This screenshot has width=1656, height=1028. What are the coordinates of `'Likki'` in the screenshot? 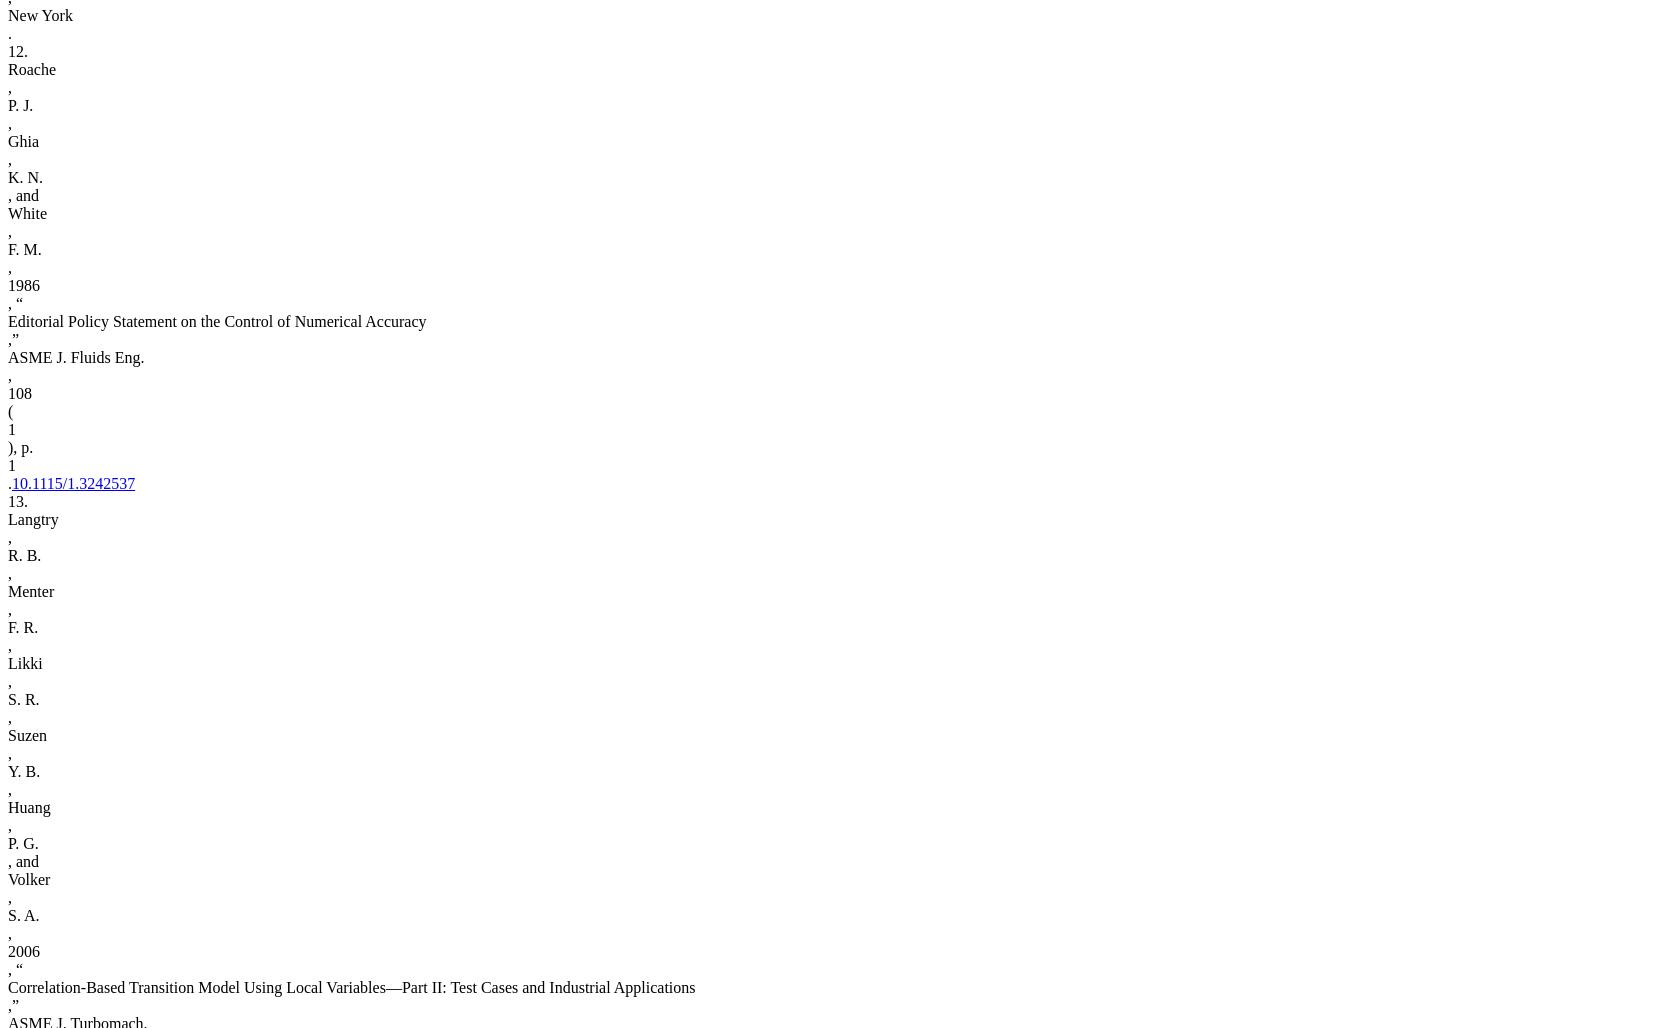 It's located at (24, 663).